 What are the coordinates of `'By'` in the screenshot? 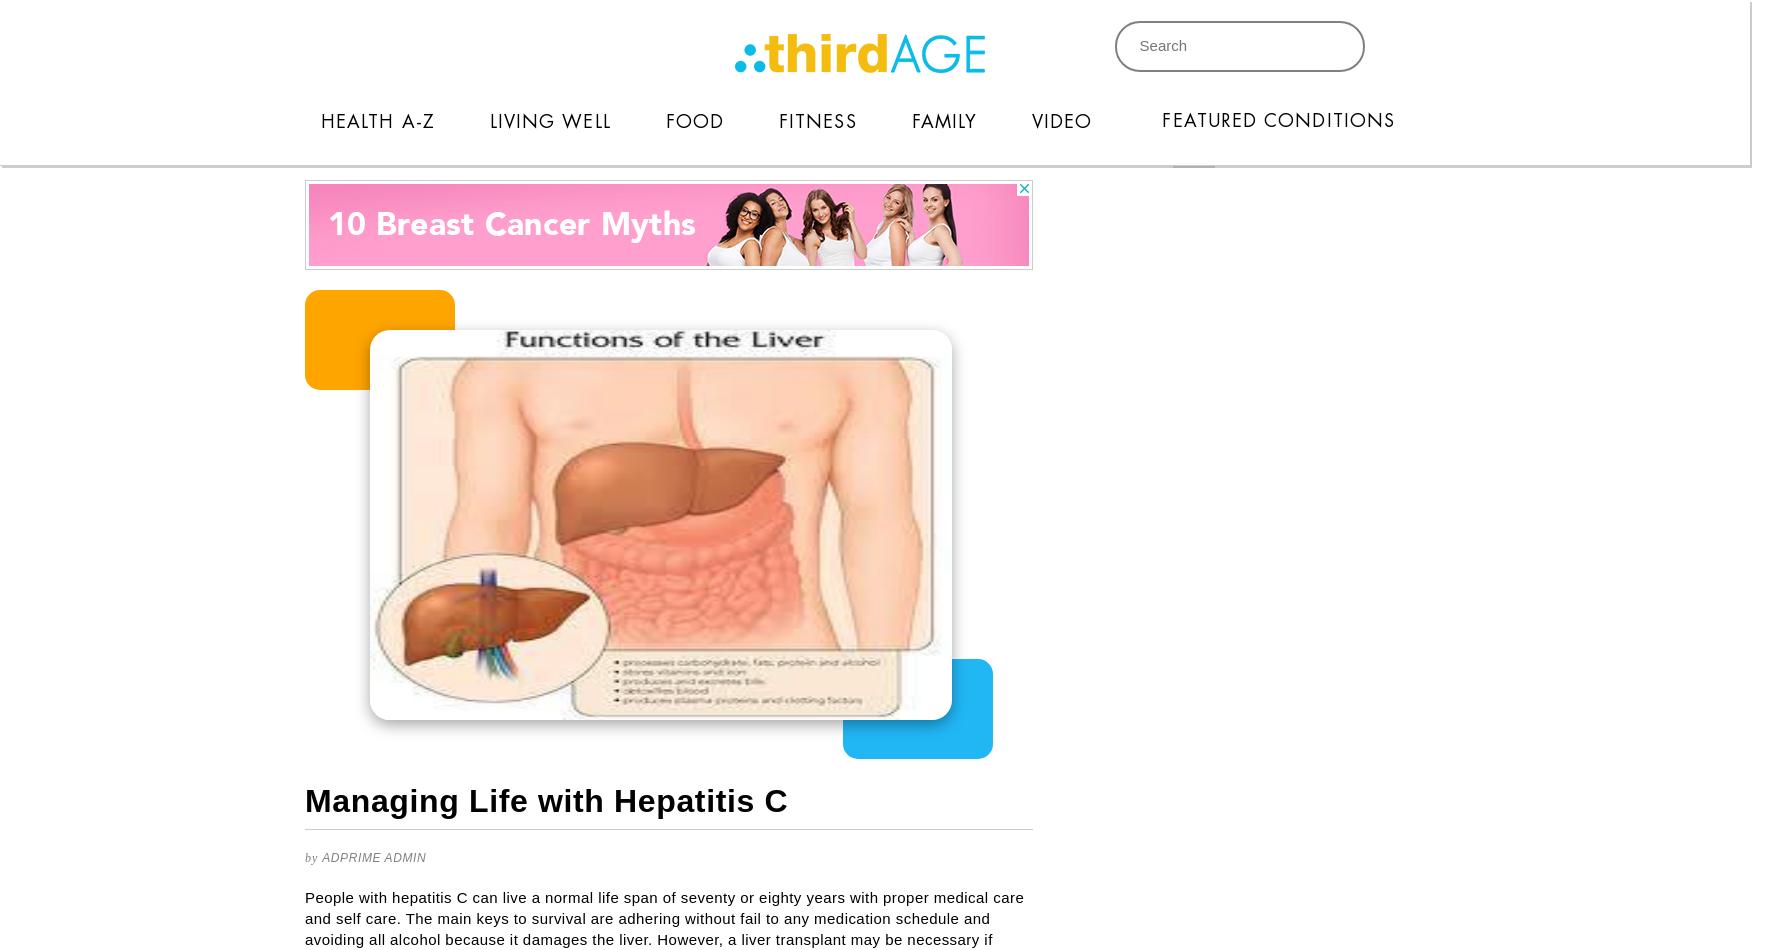 It's located at (303, 857).